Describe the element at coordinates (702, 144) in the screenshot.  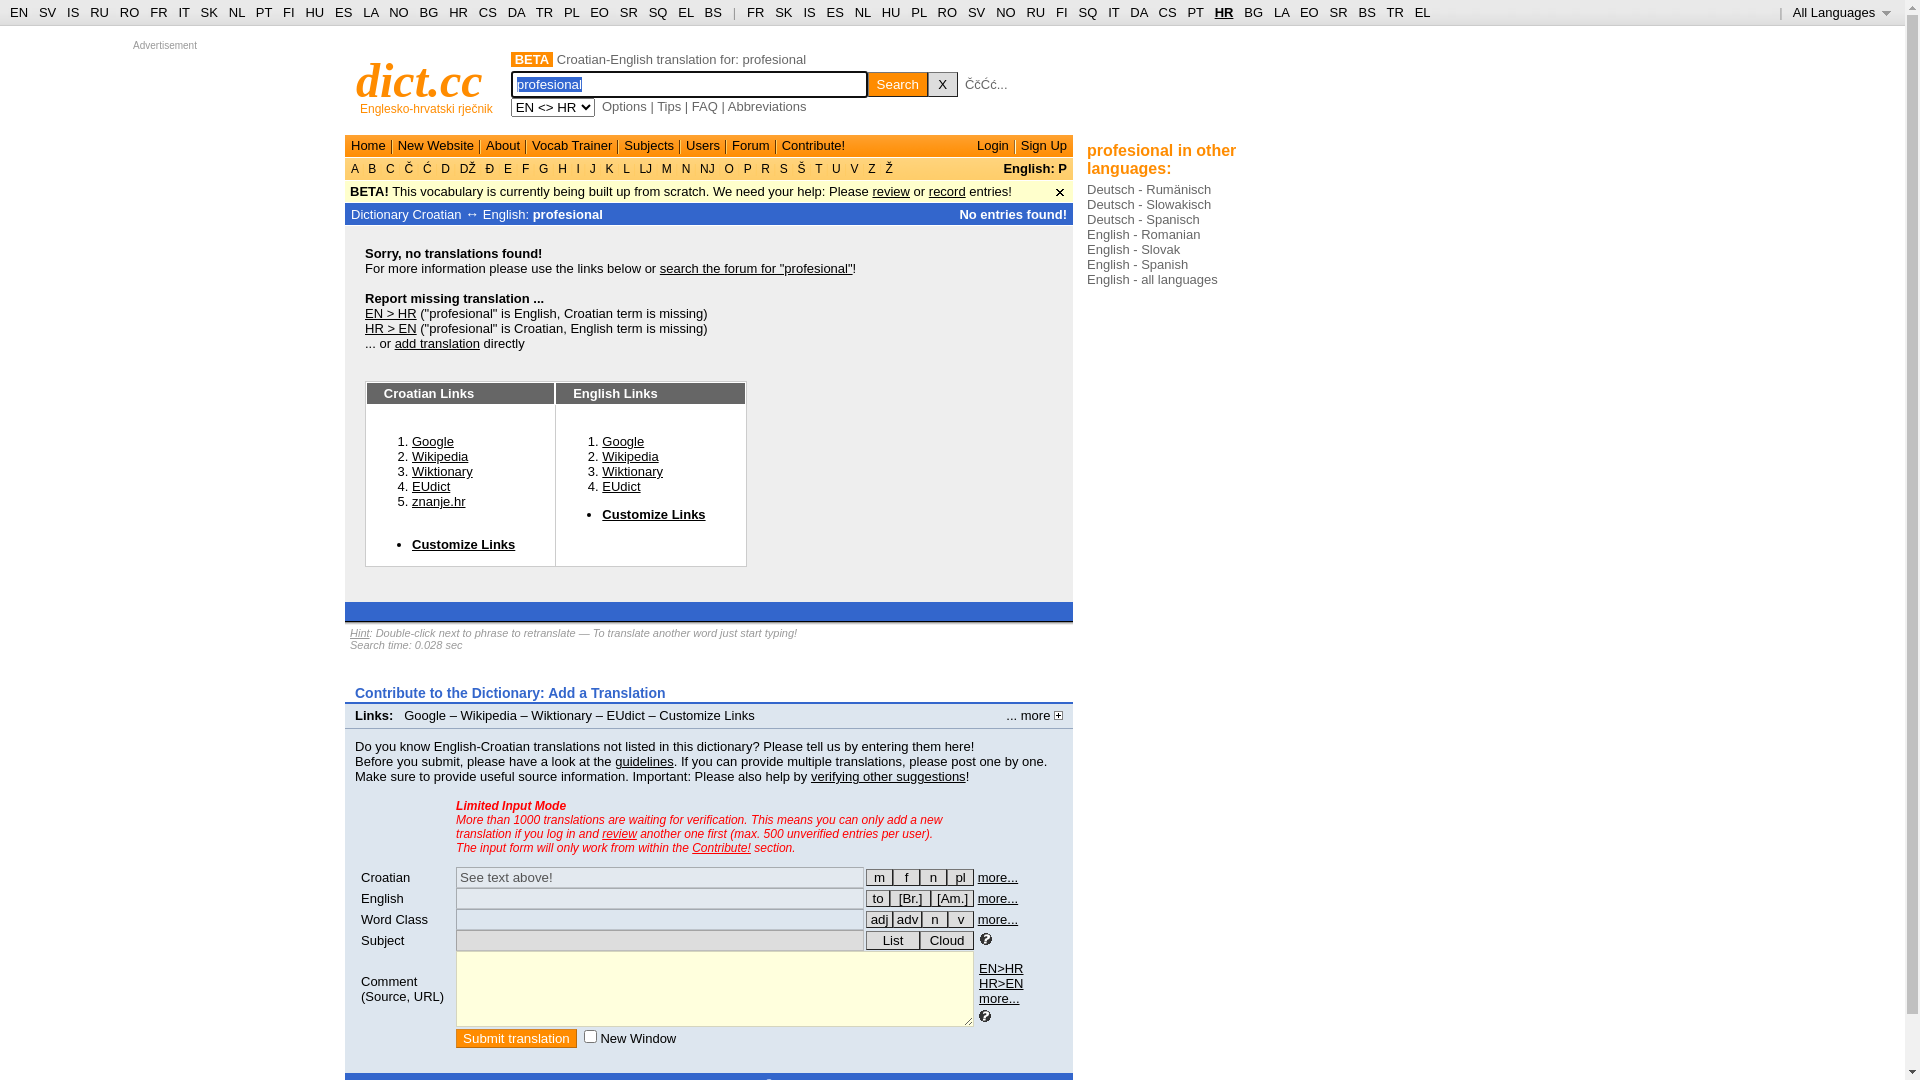
I see `'Users'` at that location.